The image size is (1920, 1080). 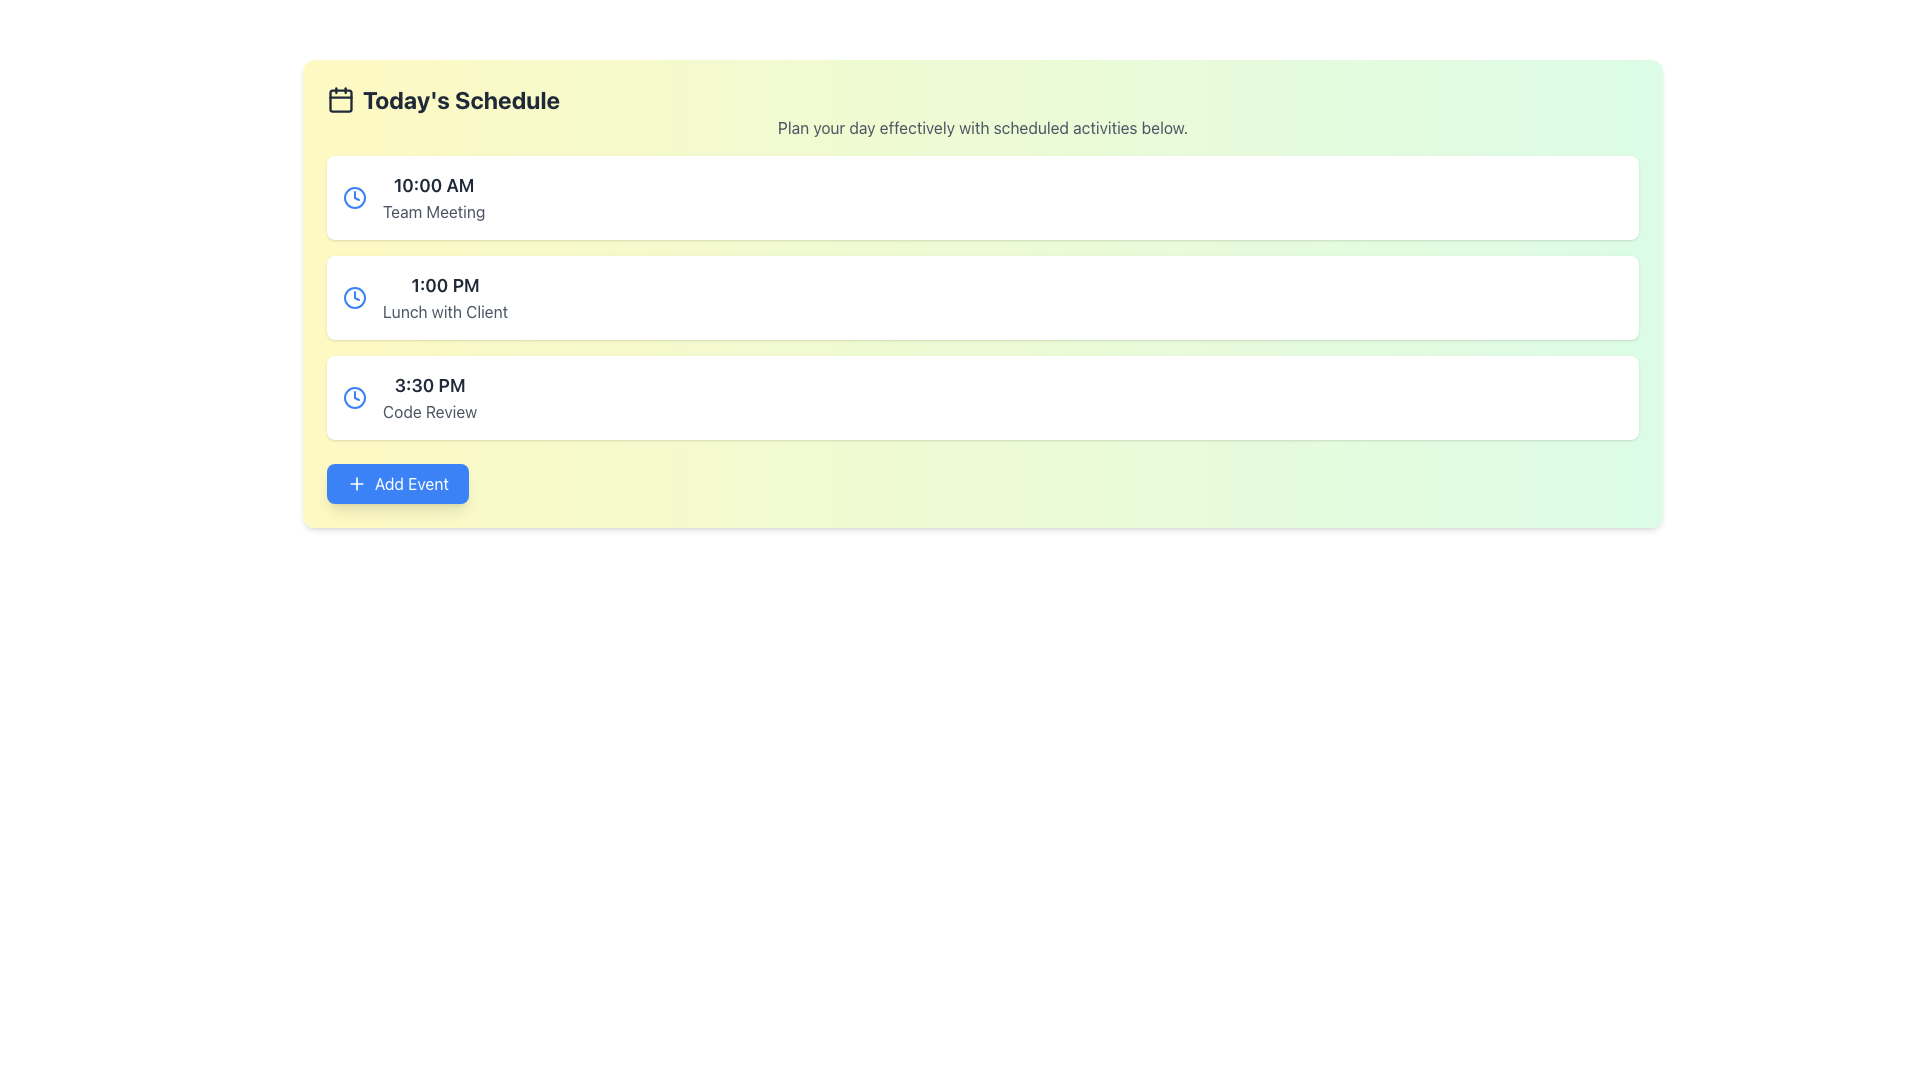 What do you see at coordinates (429, 397) in the screenshot?
I see `the scheduled event displayed in the text label for 'Code Review' at '3:30 PM', which is located in the third card item under 'Today's Schedule'` at bounding box center [429, 397].